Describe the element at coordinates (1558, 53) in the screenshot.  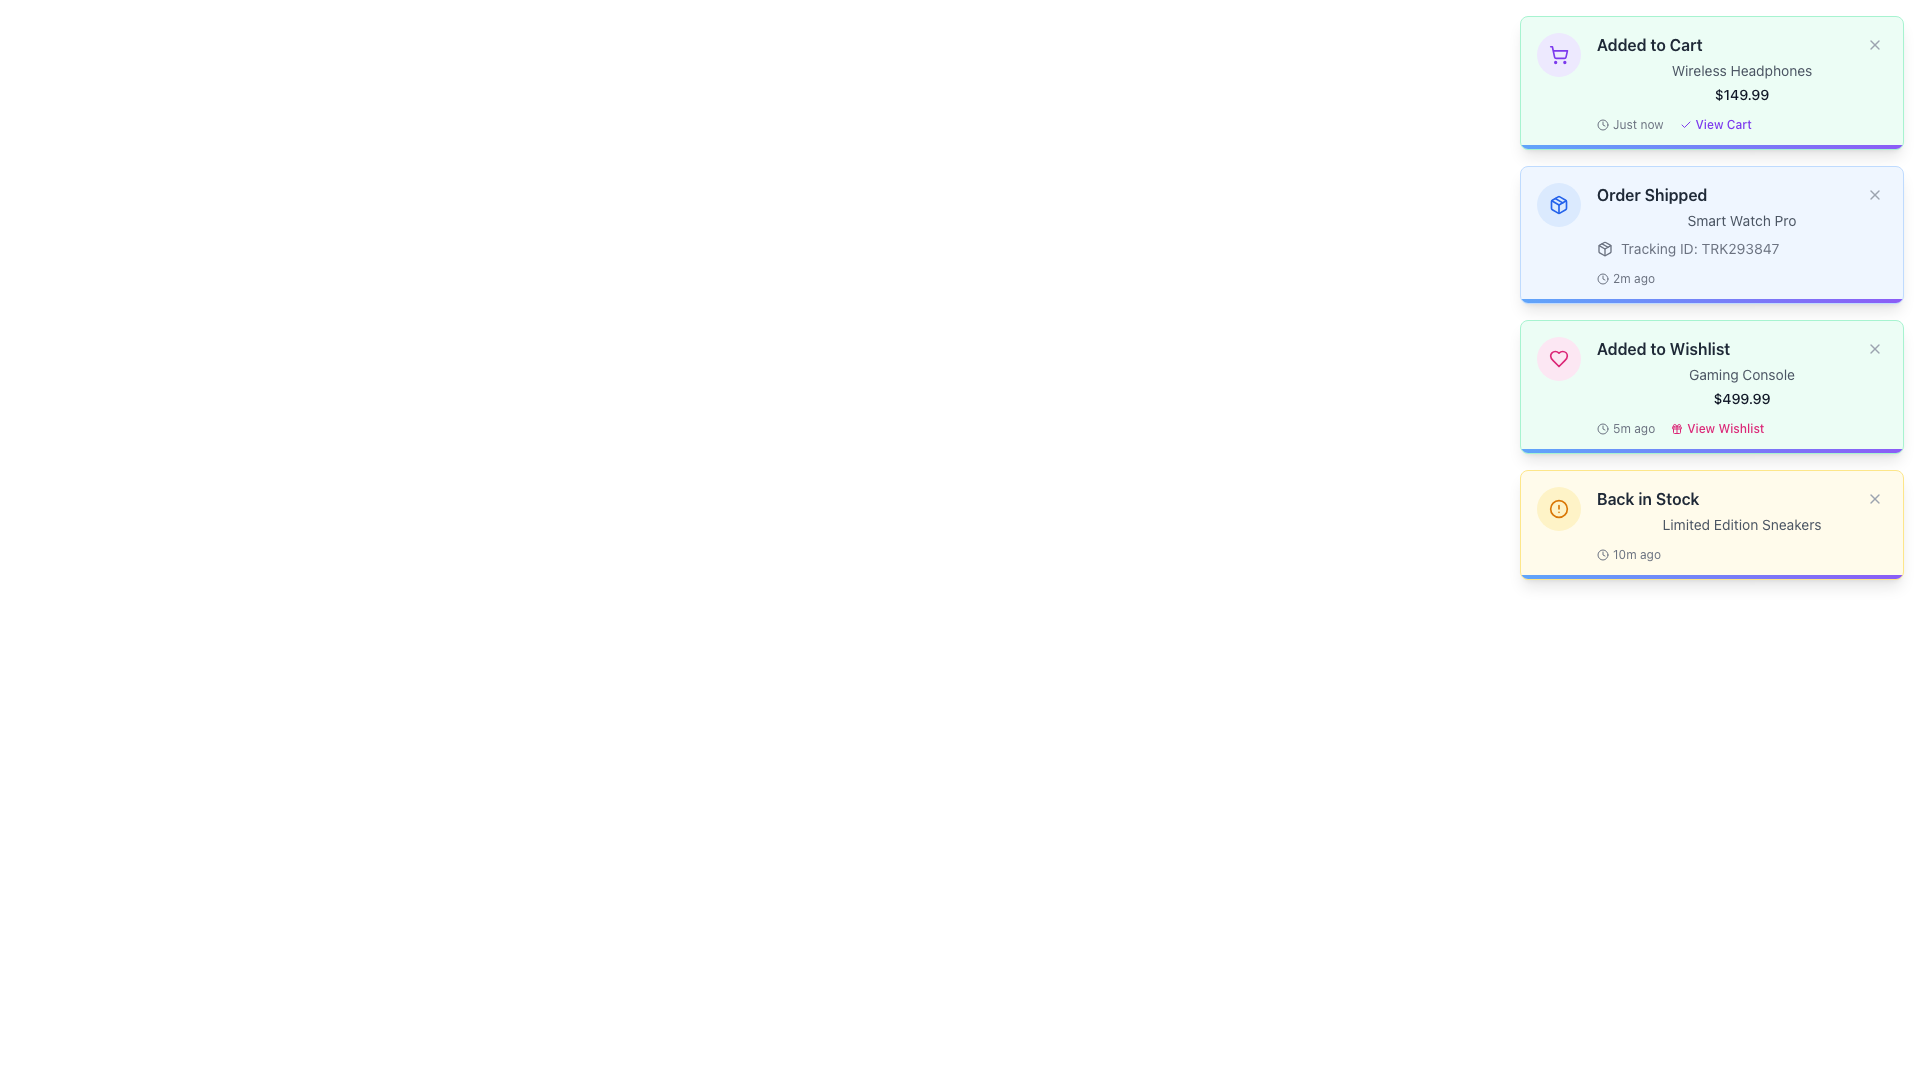
I see `the shopping cart icon, which is a minimalistic outline style with a rounded rectangle body and two circles as wheels, located at the top of the notification list` at that location.